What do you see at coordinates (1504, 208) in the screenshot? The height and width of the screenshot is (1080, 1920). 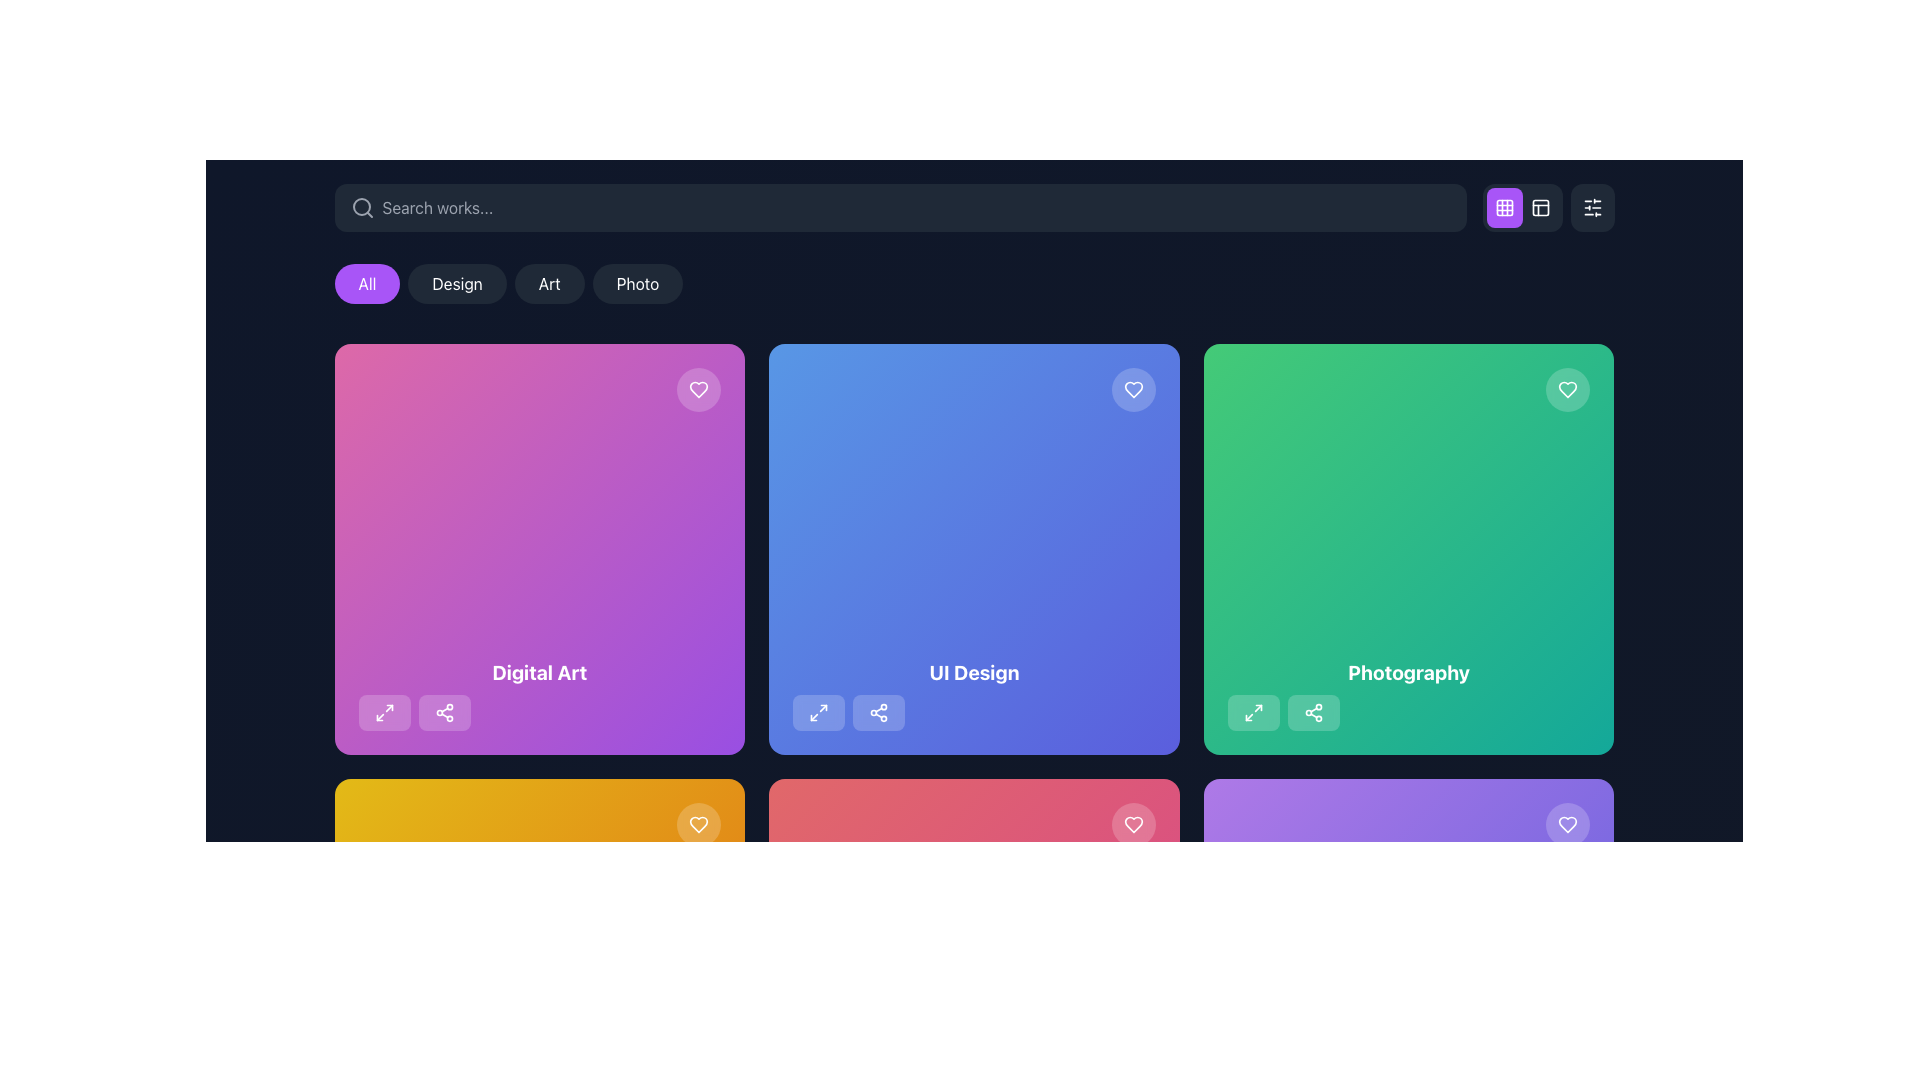 I see `the top-left rectangle of the grid layout icon located in the top-right corner of the interface, adjacent to toggle icons for configuration or views` at bounding box center [1504, 208].